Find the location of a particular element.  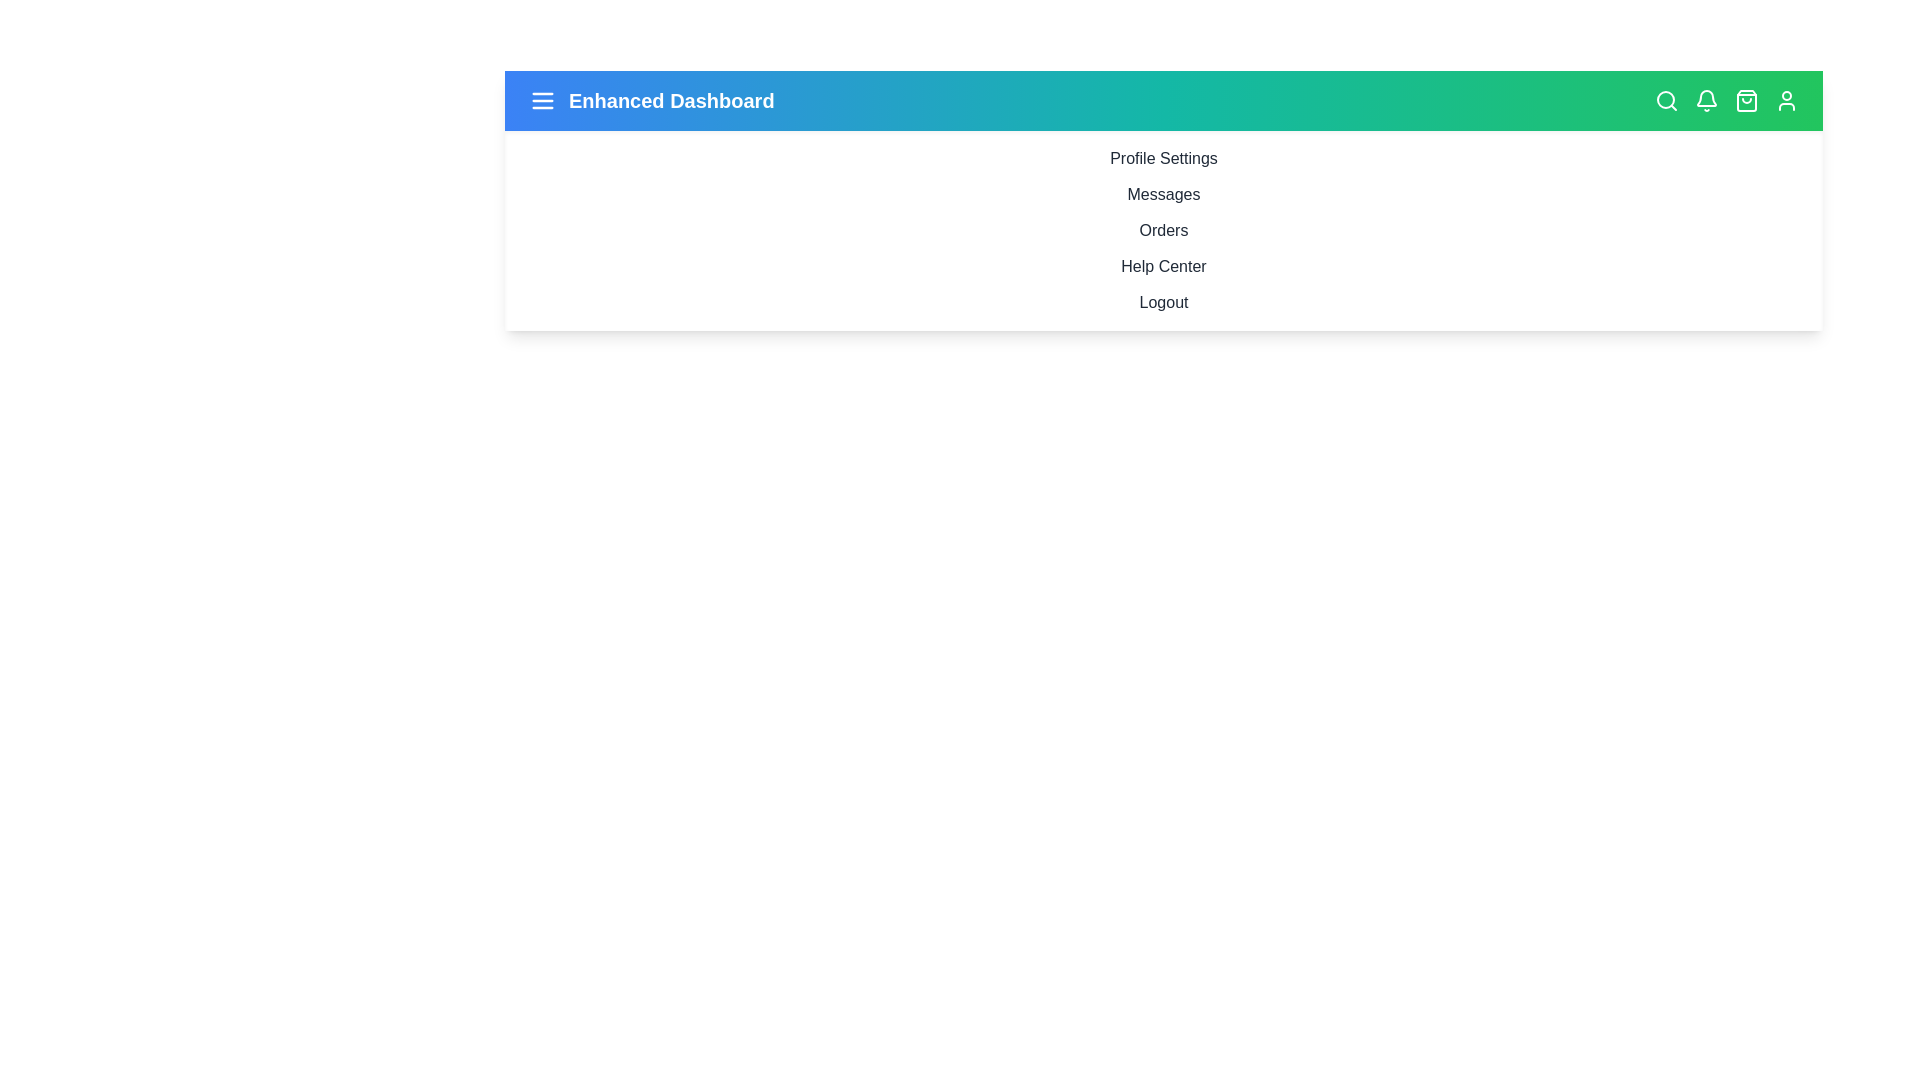

the search icon to display its tooltip or visual feedback is located at coordinates (1666, 100).